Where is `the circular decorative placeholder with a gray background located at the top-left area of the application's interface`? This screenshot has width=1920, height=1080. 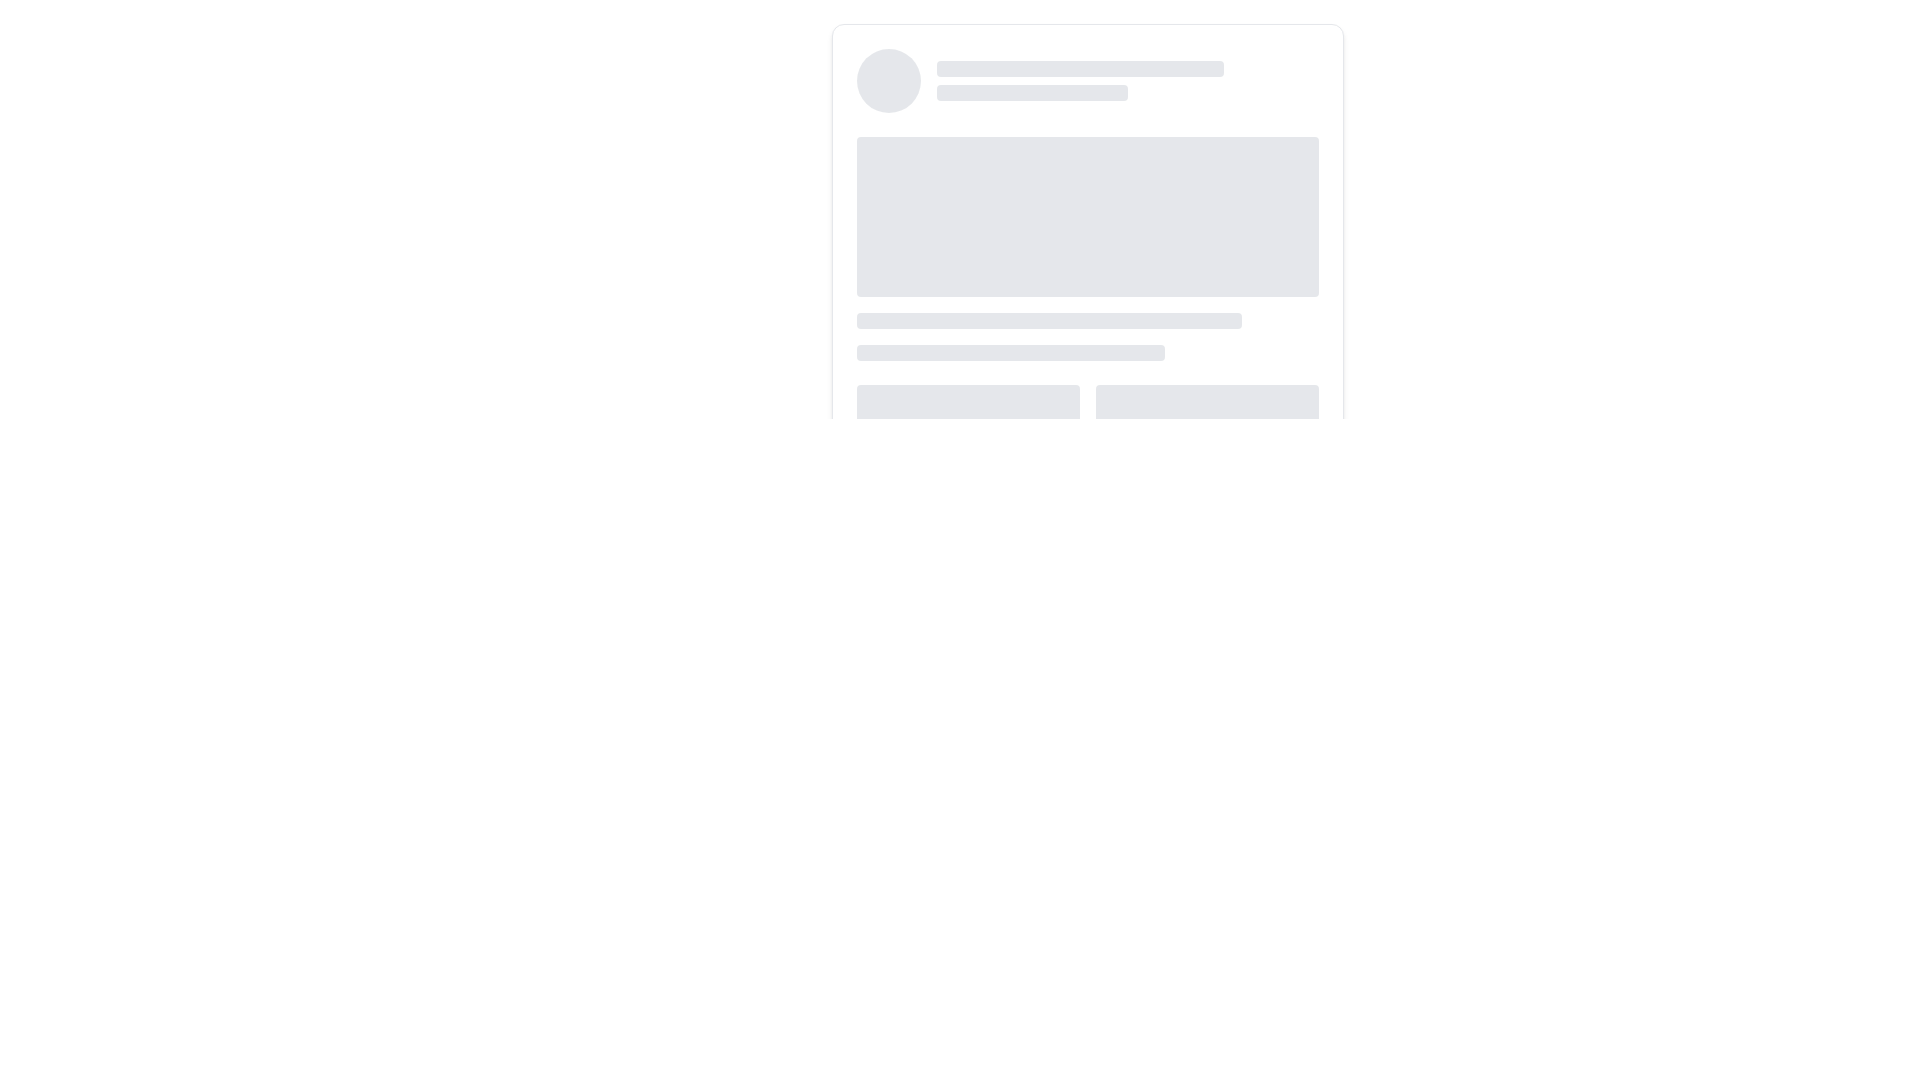
the circular decorative placeholder with a gray background located at the top-left area of the application's interface is located at coordinates (887, 80).